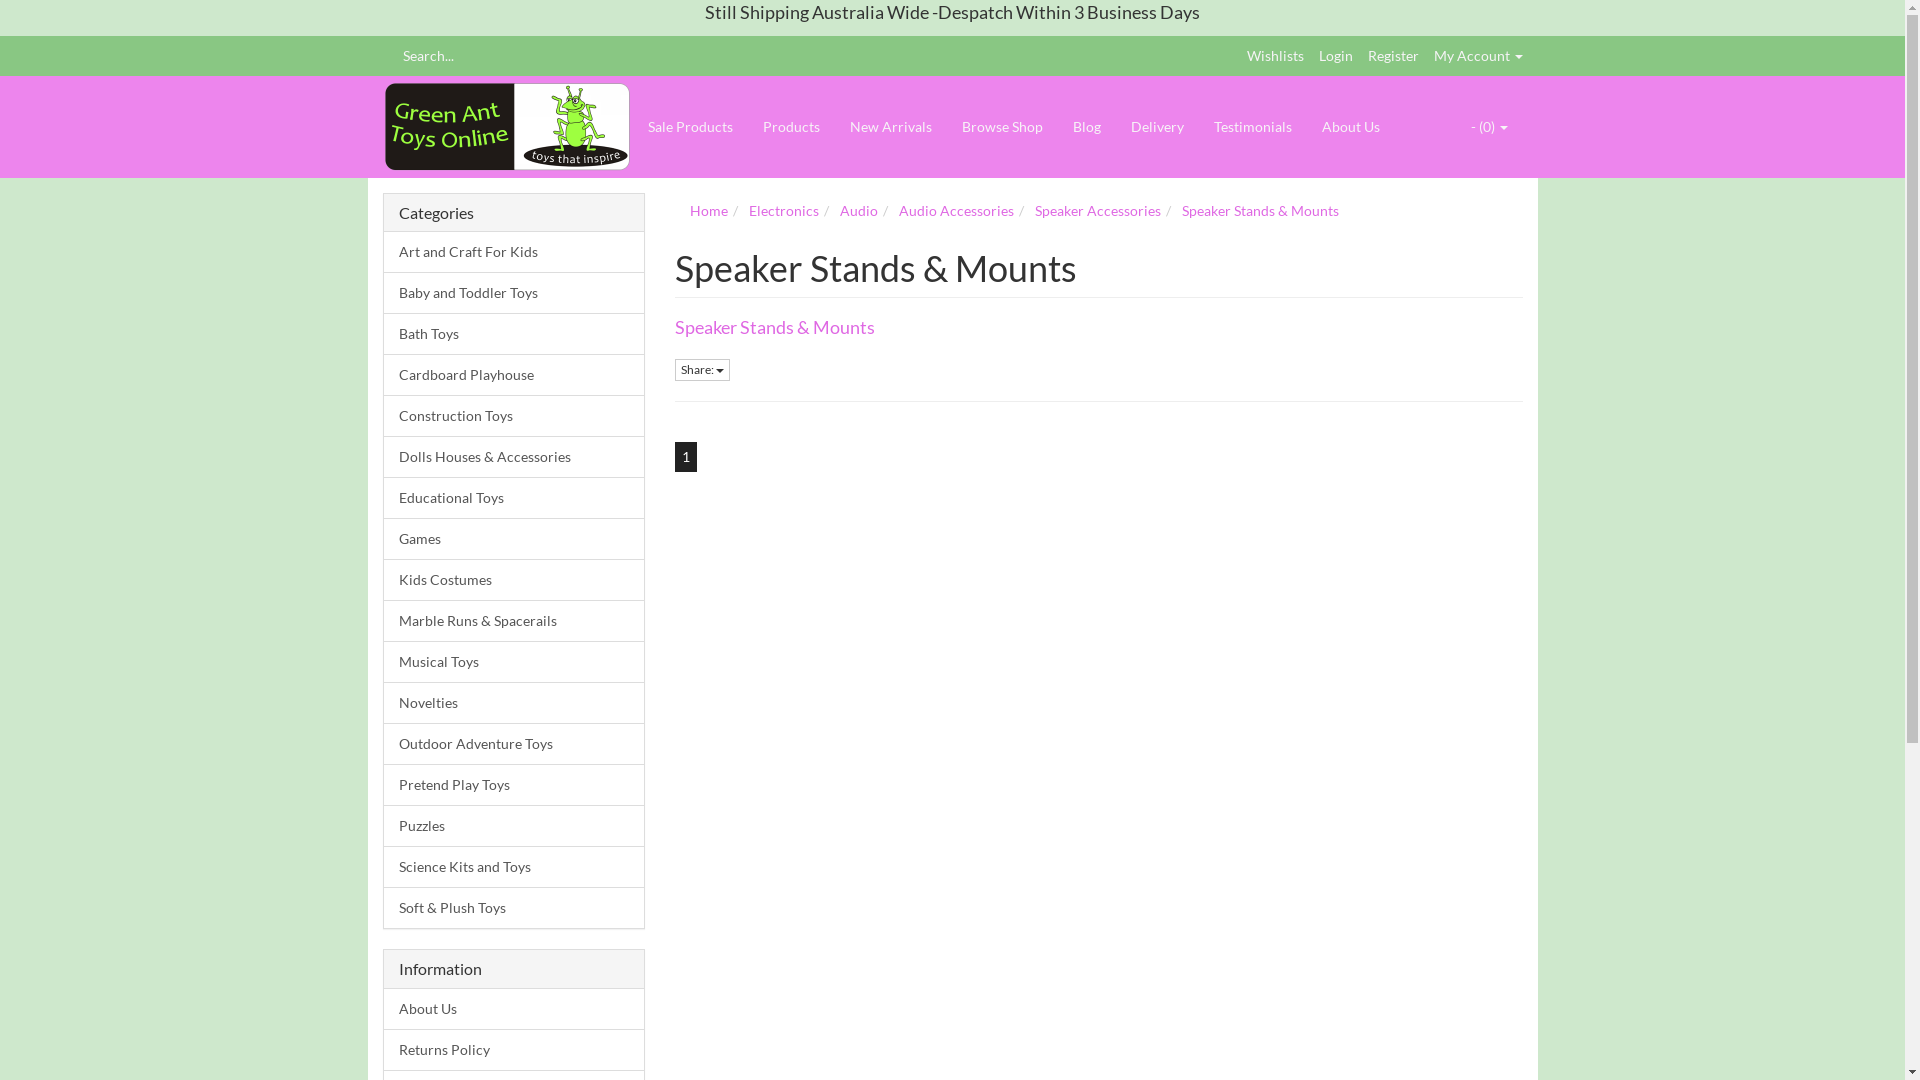  Describe the element at coordinates (384, 415) in the screenshot. I see `'Construction Toys'` at that location.